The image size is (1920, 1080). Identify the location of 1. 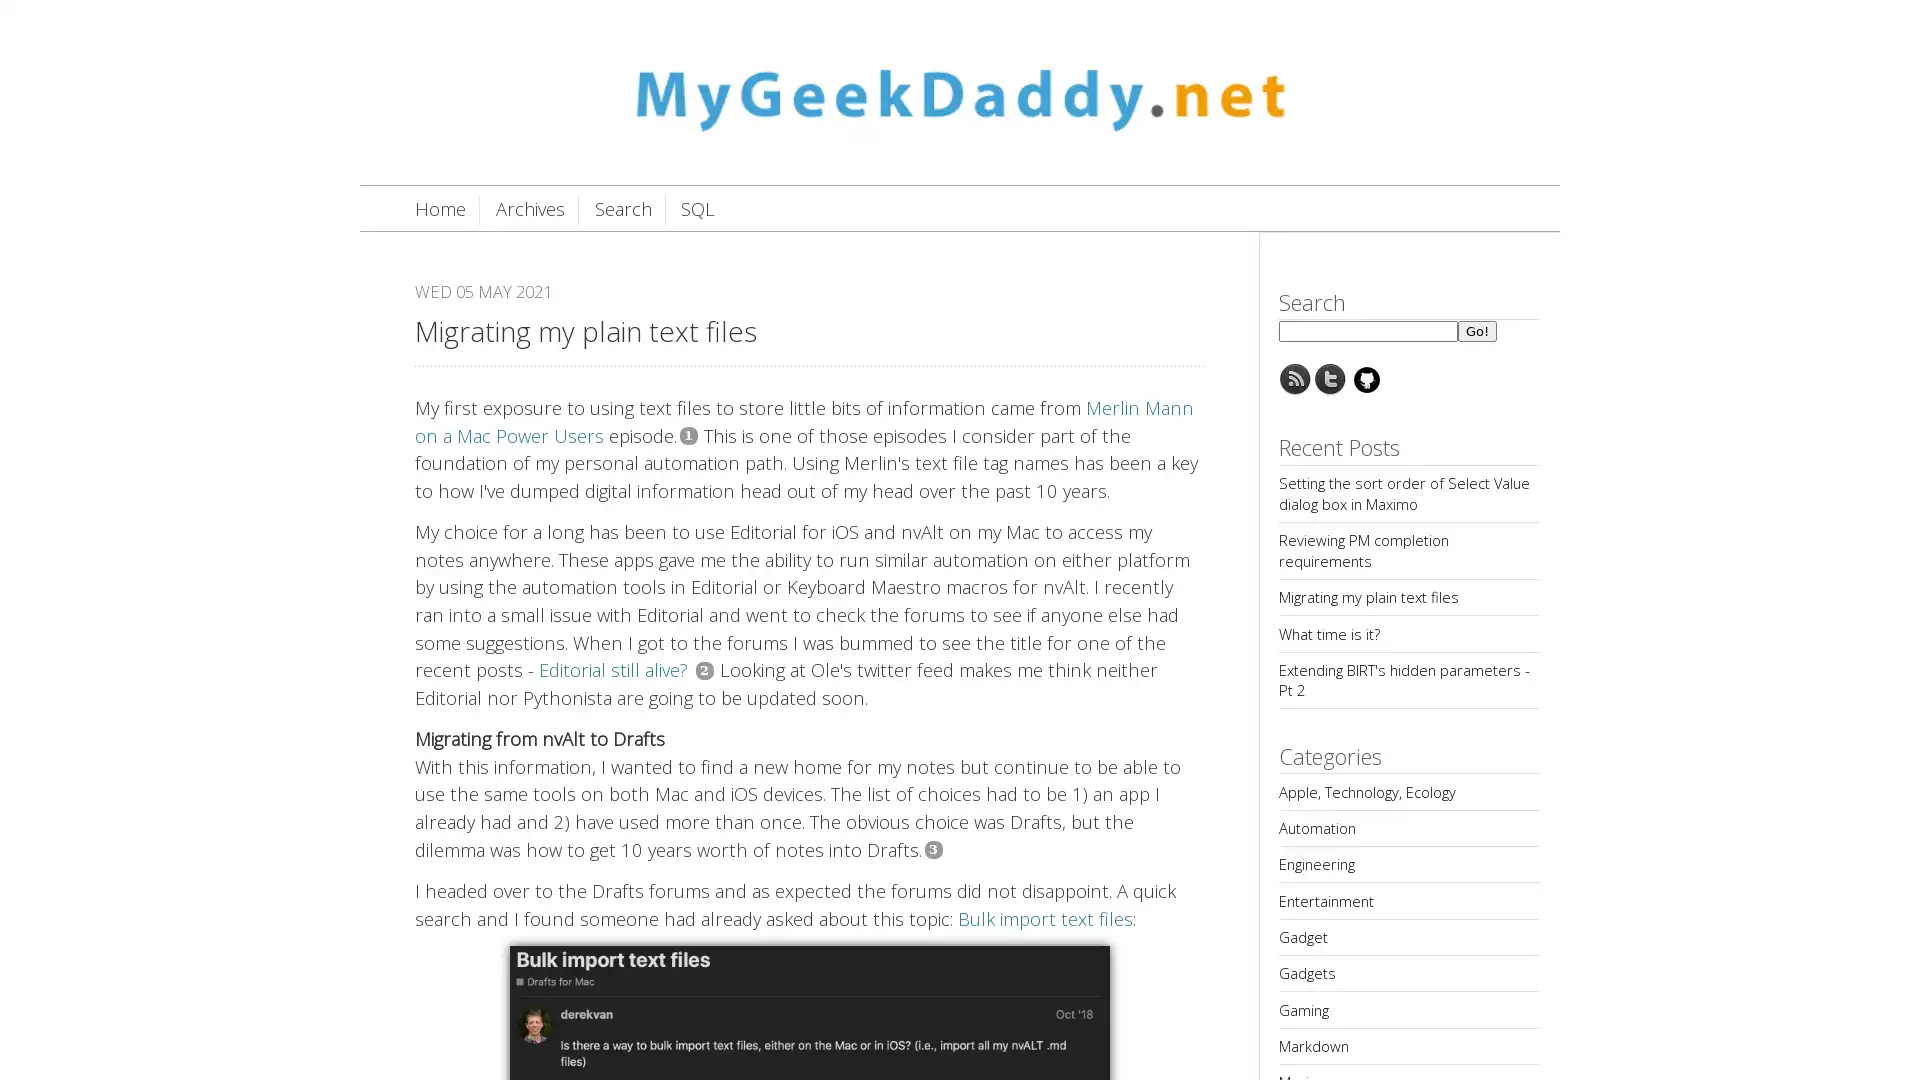
(688, 434).